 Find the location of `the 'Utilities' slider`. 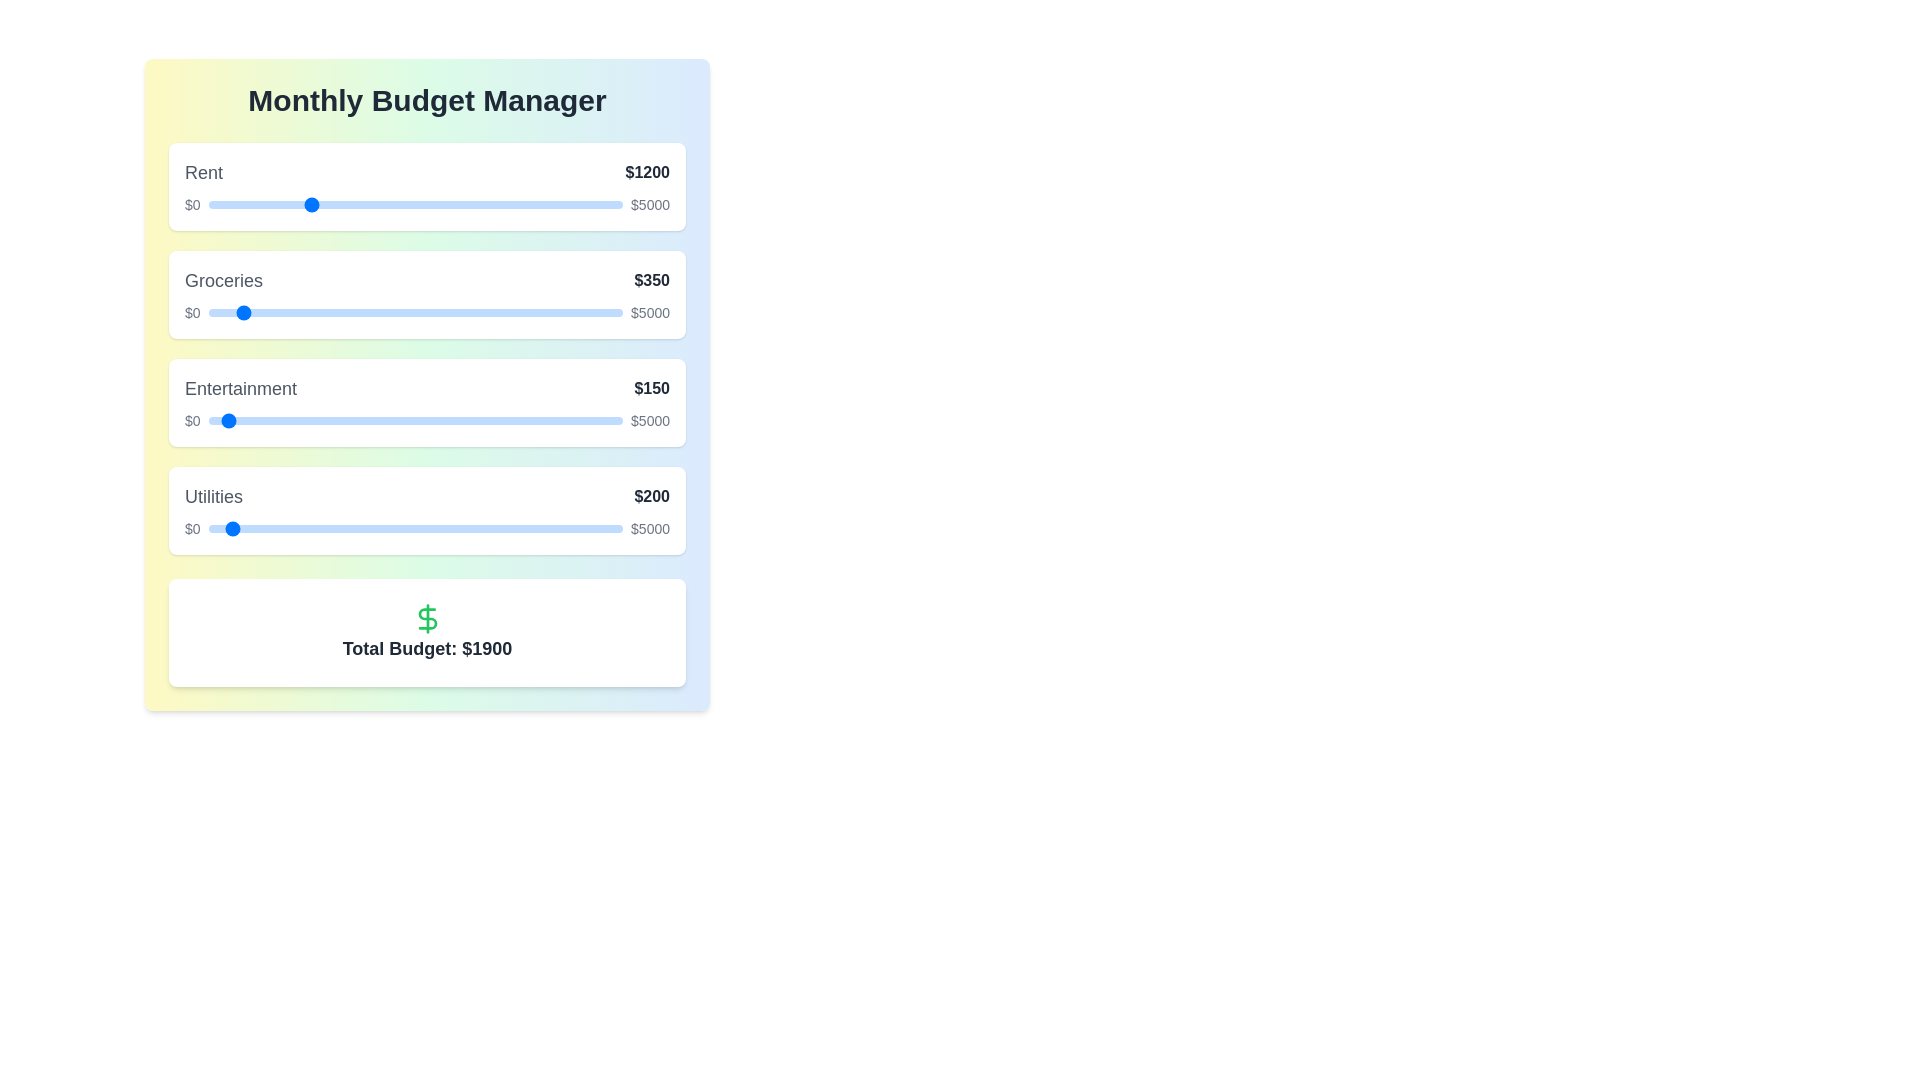

the 'Utilities' slider is located at coordinates (461, 527).